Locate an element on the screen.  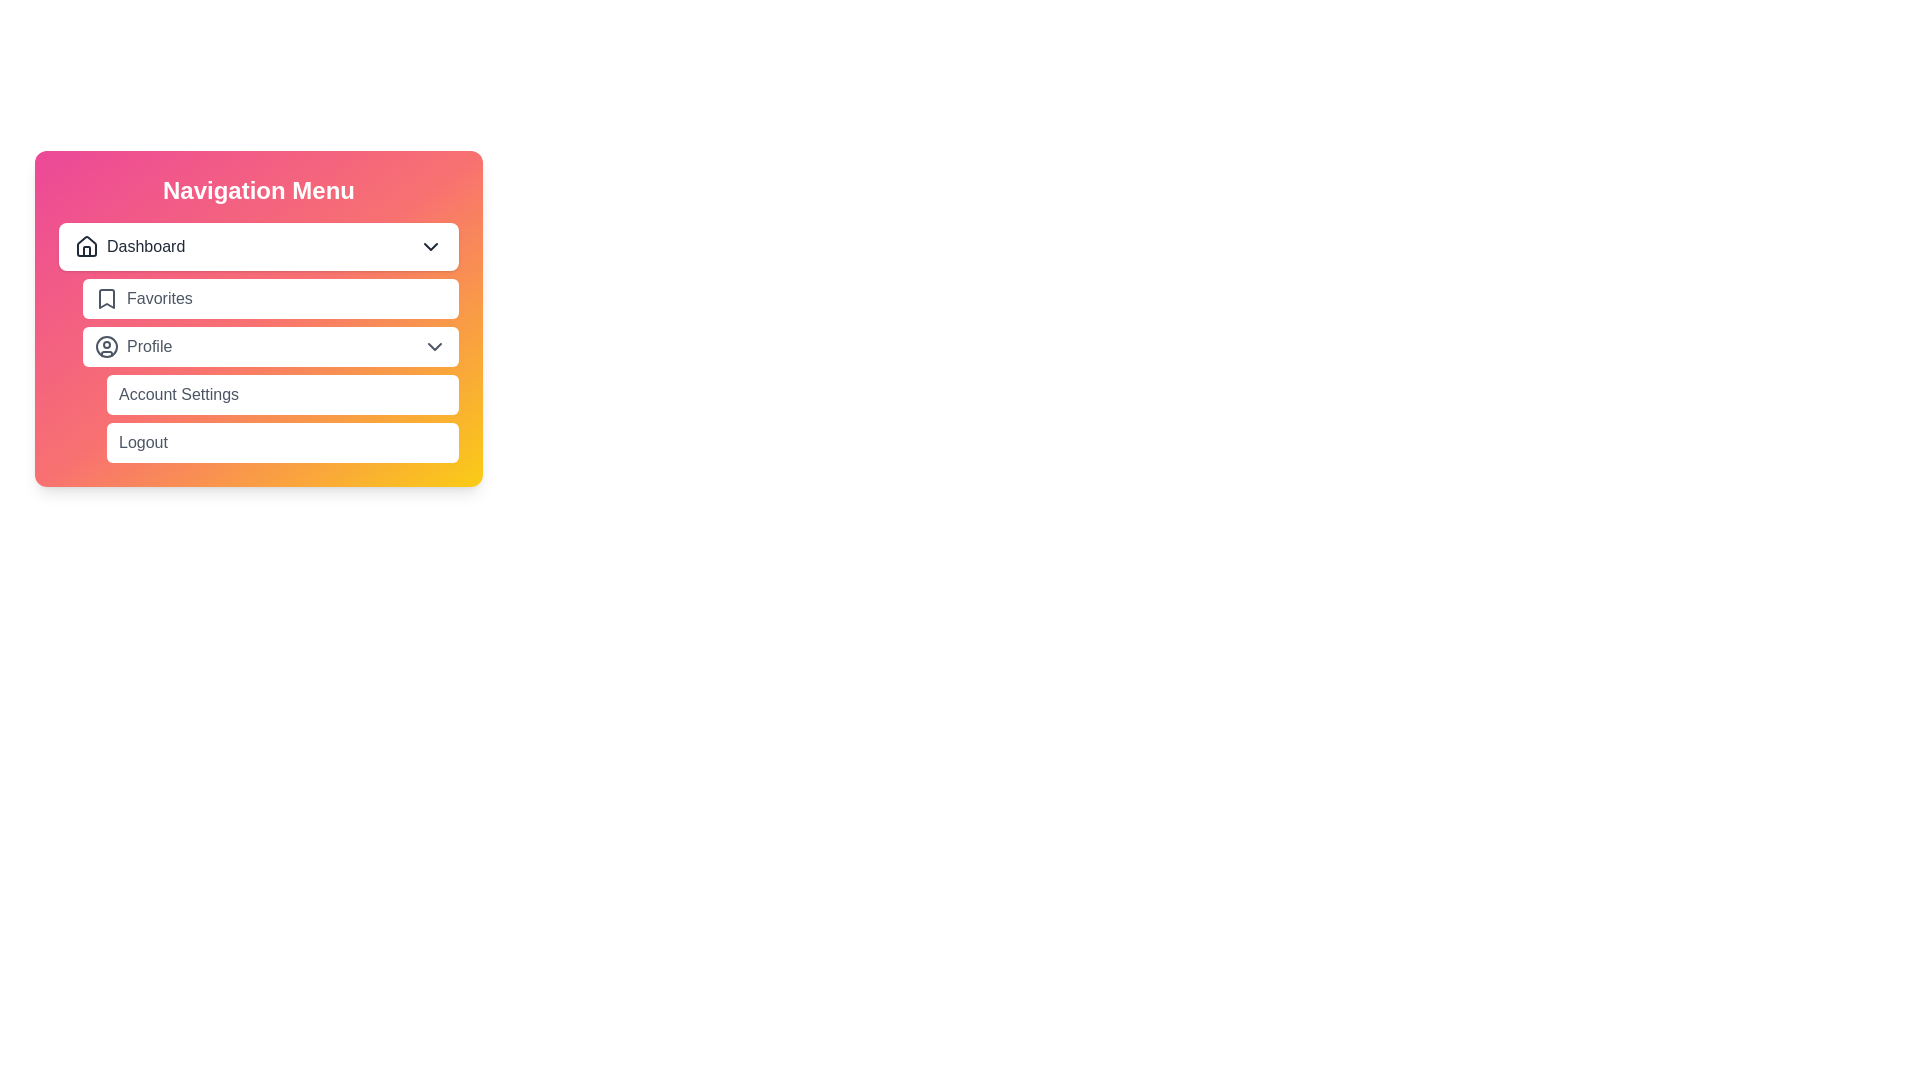
the 'Account Settings' button located in the left navigation menu is located at coordinates (282, 394).